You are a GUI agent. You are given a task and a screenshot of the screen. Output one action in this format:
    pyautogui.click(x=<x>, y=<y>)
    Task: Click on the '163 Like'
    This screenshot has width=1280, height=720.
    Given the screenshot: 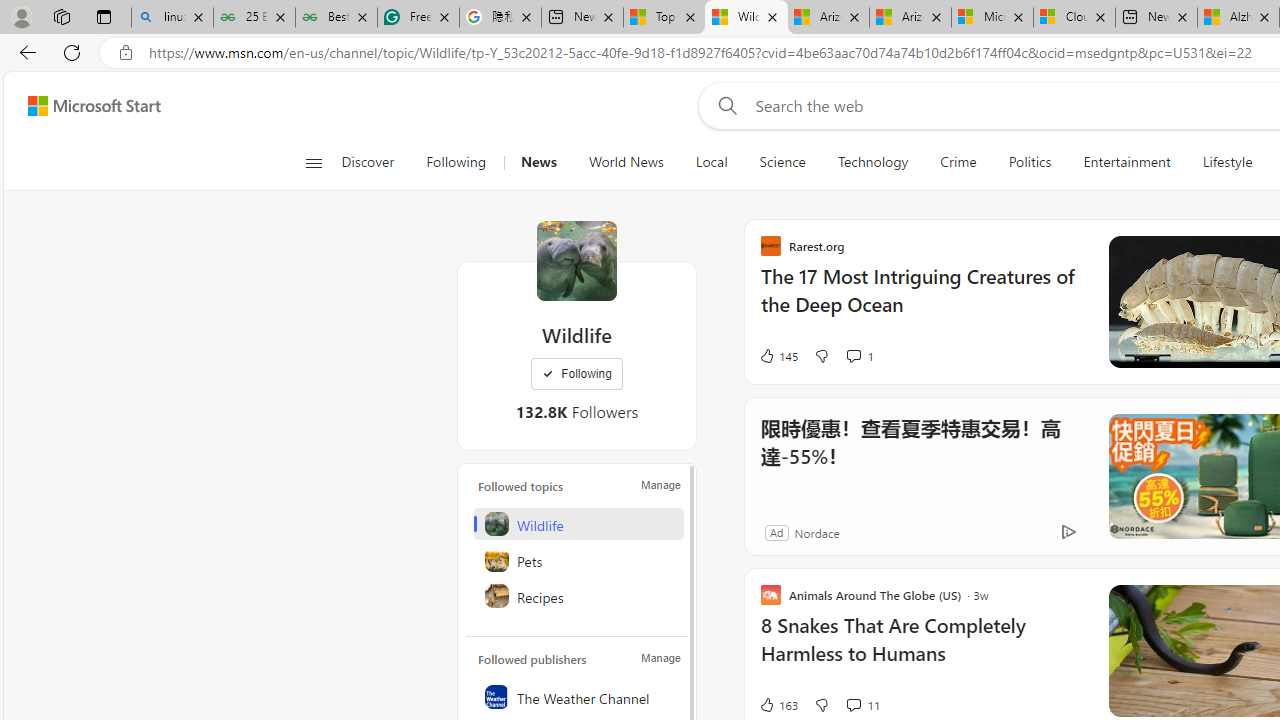 What is the action you would take?
    pyautogui.click(x=777, y=703)
    